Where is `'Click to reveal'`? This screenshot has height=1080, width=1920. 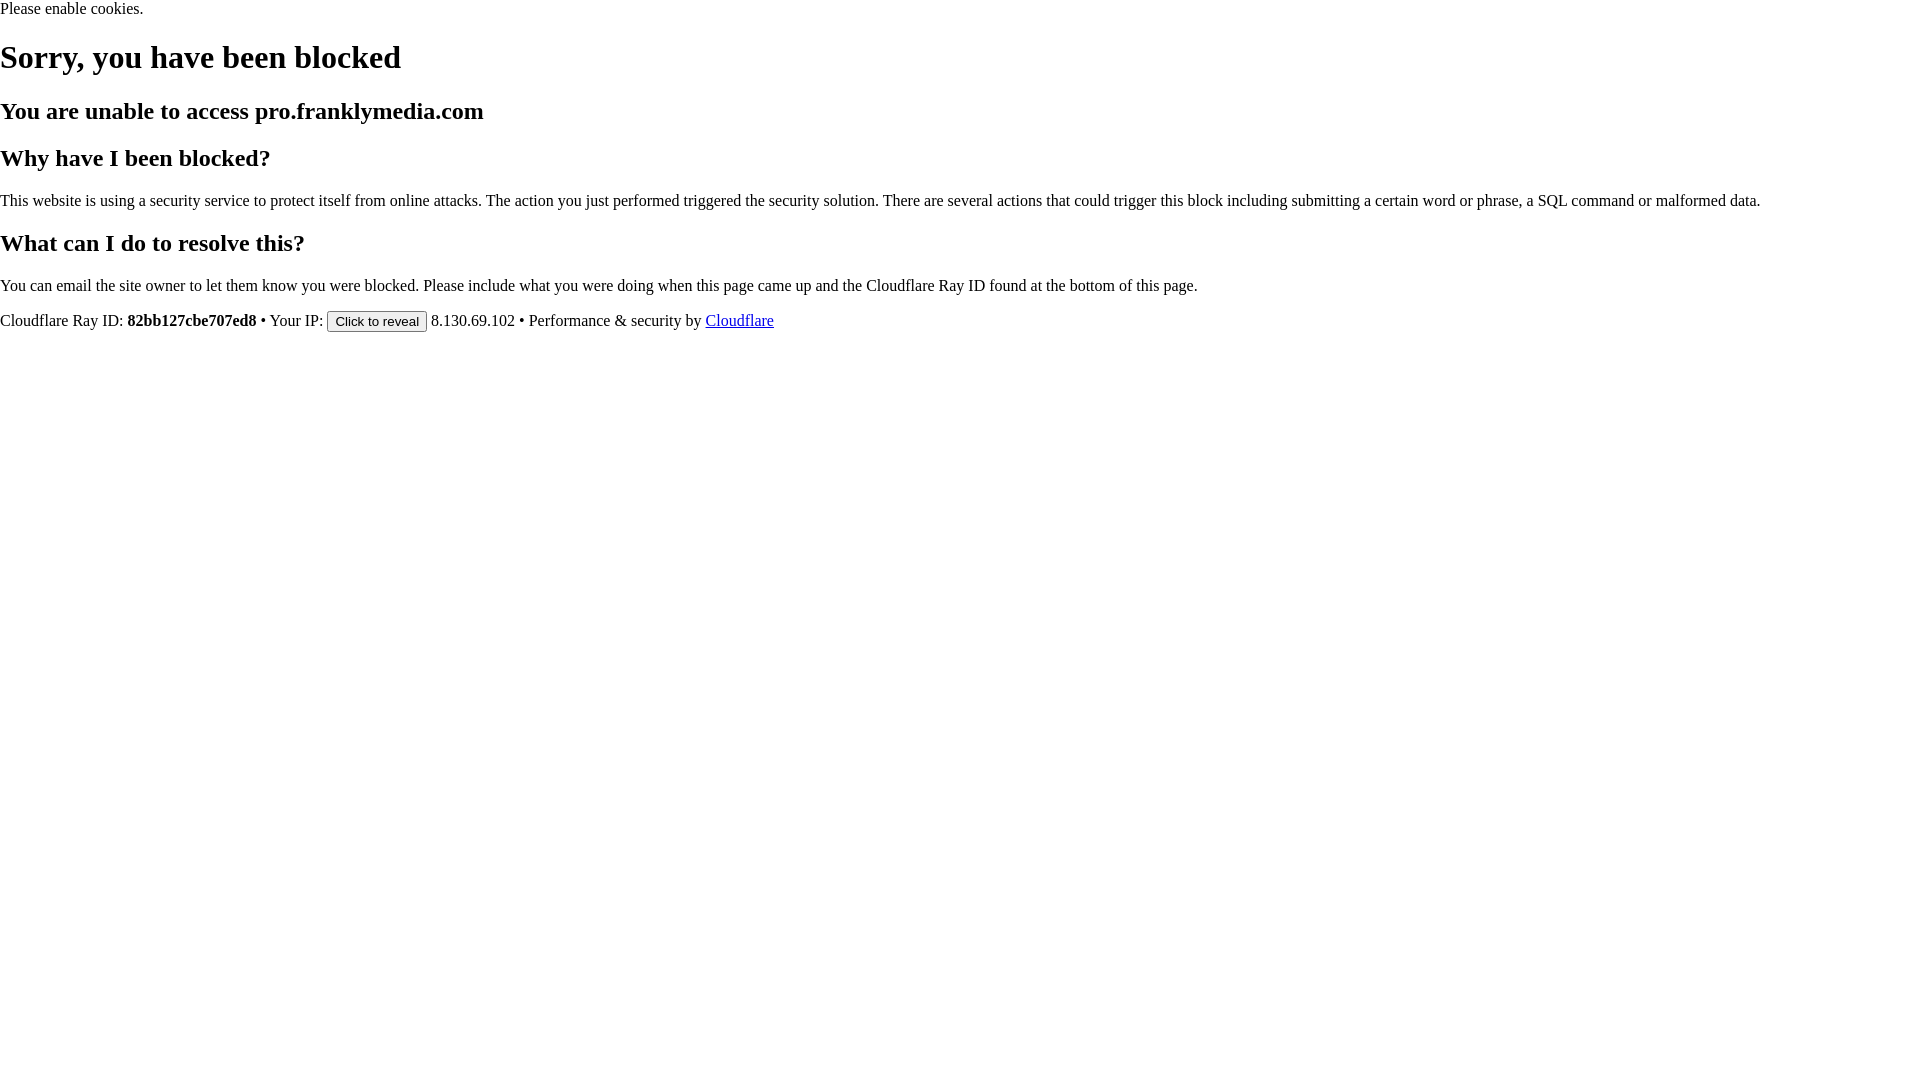 'Click to reveal' is located at coordinates (377, 319).